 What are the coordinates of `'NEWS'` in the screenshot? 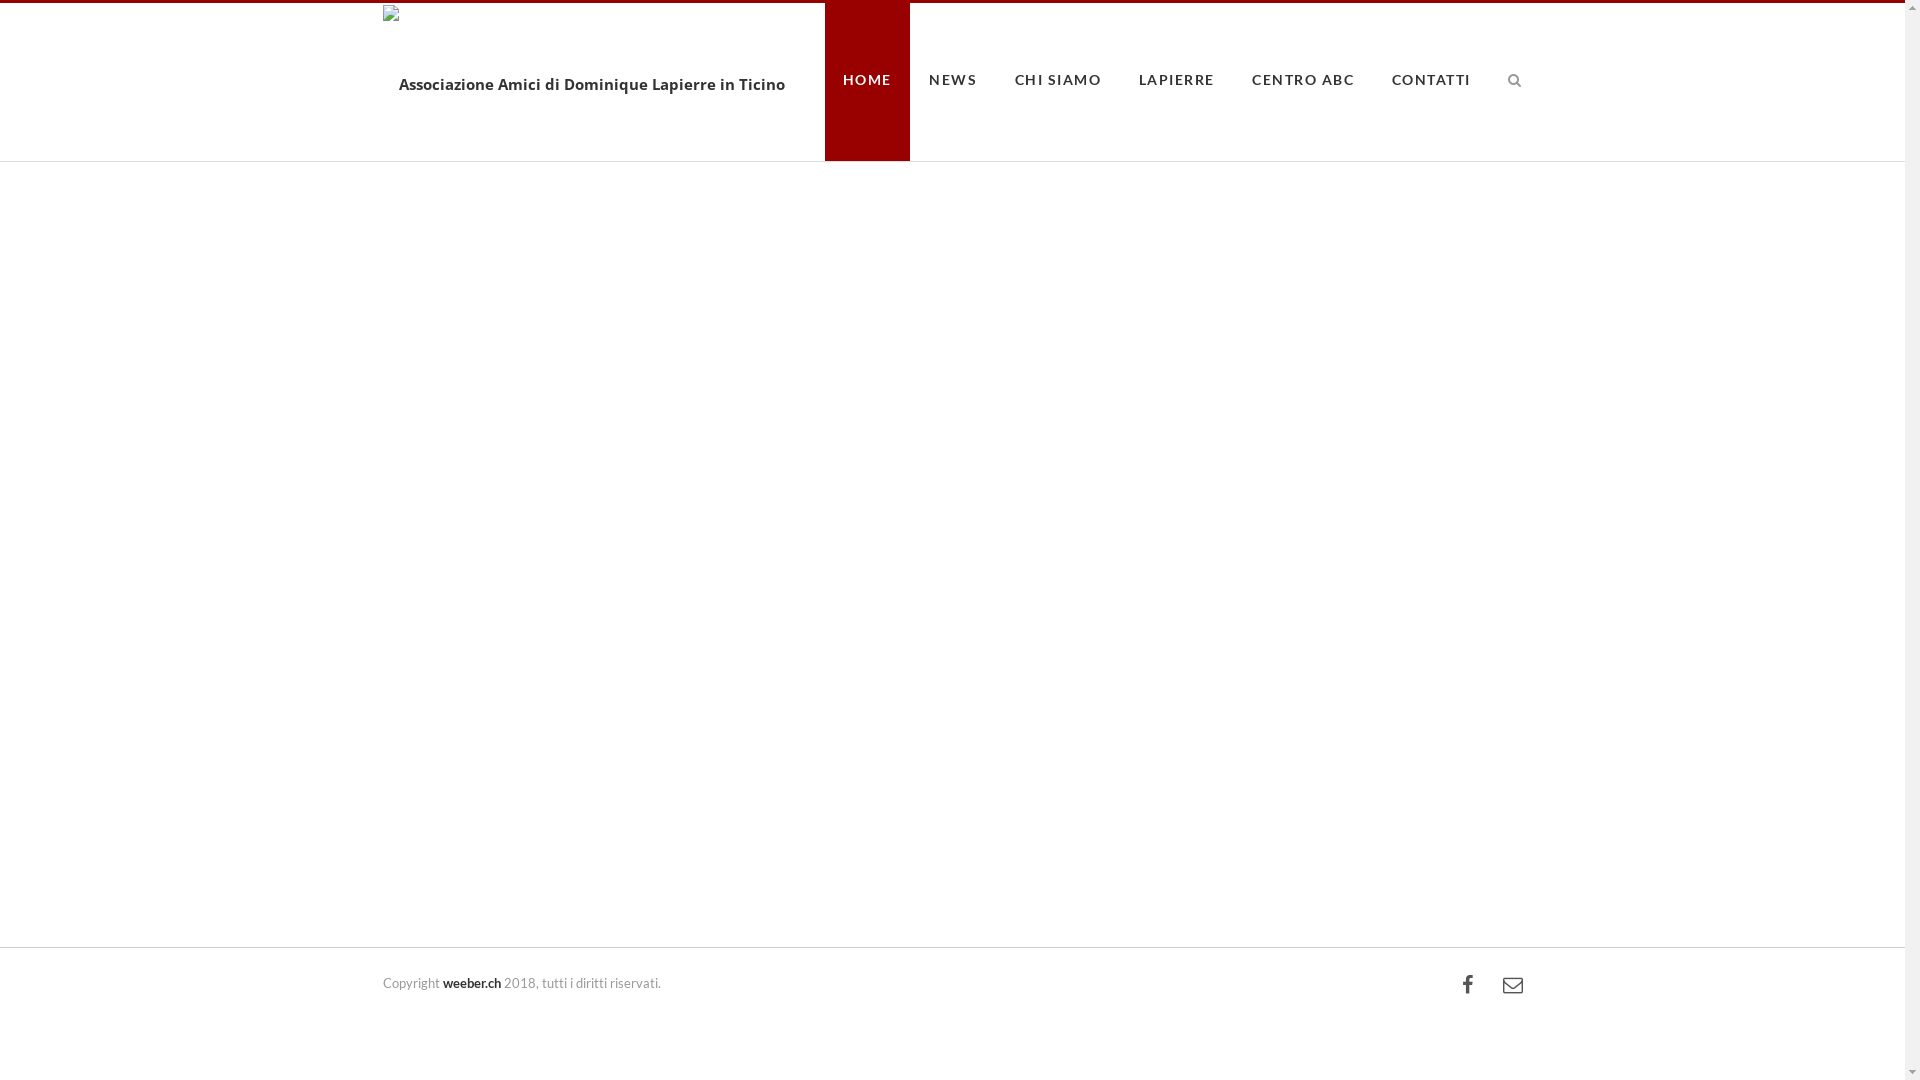 It's located at (952, 79).